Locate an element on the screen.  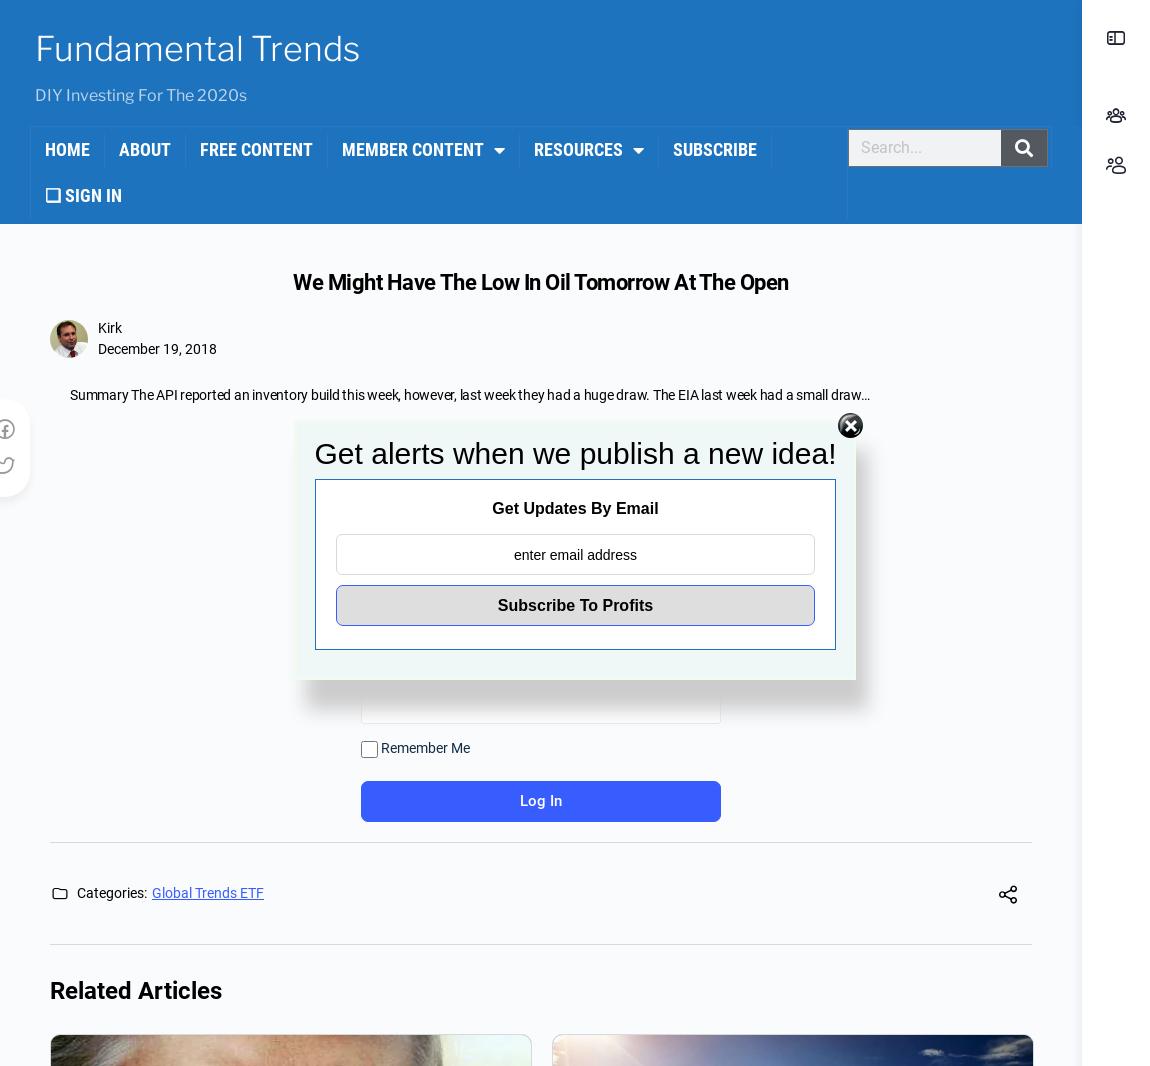
'December 19, 2018' is located at coordinates (156, 349).